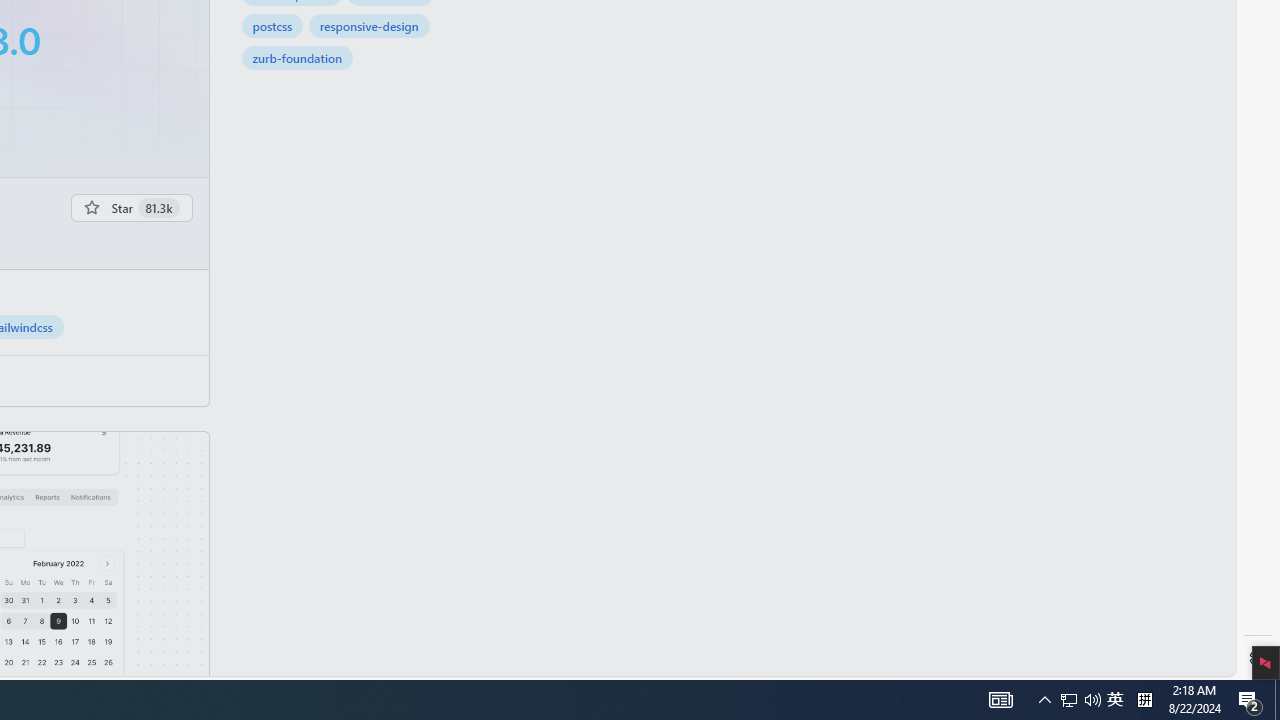 Image resolution: width=1280 pixels, height=720 pixels. Describe the element at coordinates (271, 25) in the screenshot. I see `'postcss'` at that location.